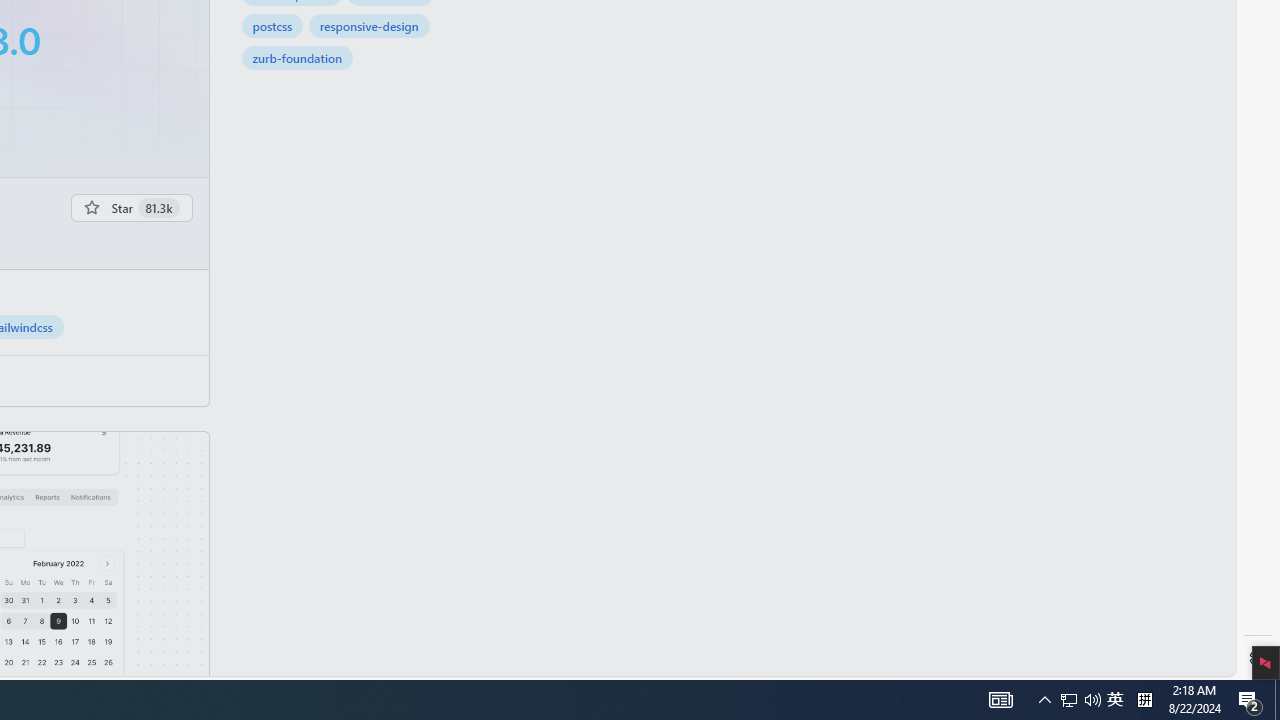 Image resolution: width=1280 pixels, height=720 pixels. Describe the element at coordinates (271, 25) in the screenshot. I see `'postcss'` at that location.